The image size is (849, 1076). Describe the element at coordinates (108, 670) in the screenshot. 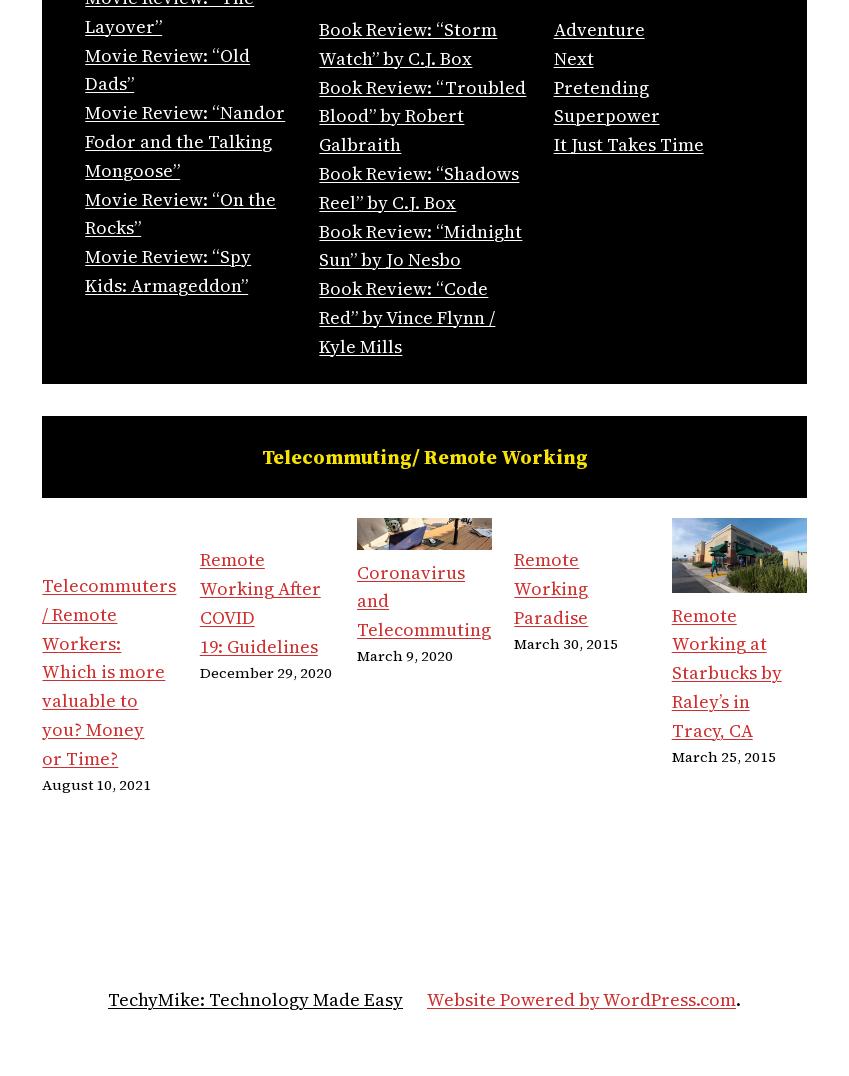

I see `'Telecommuters / Remote Workers: Which is more valuable to you? Money or Time?'` at that location.